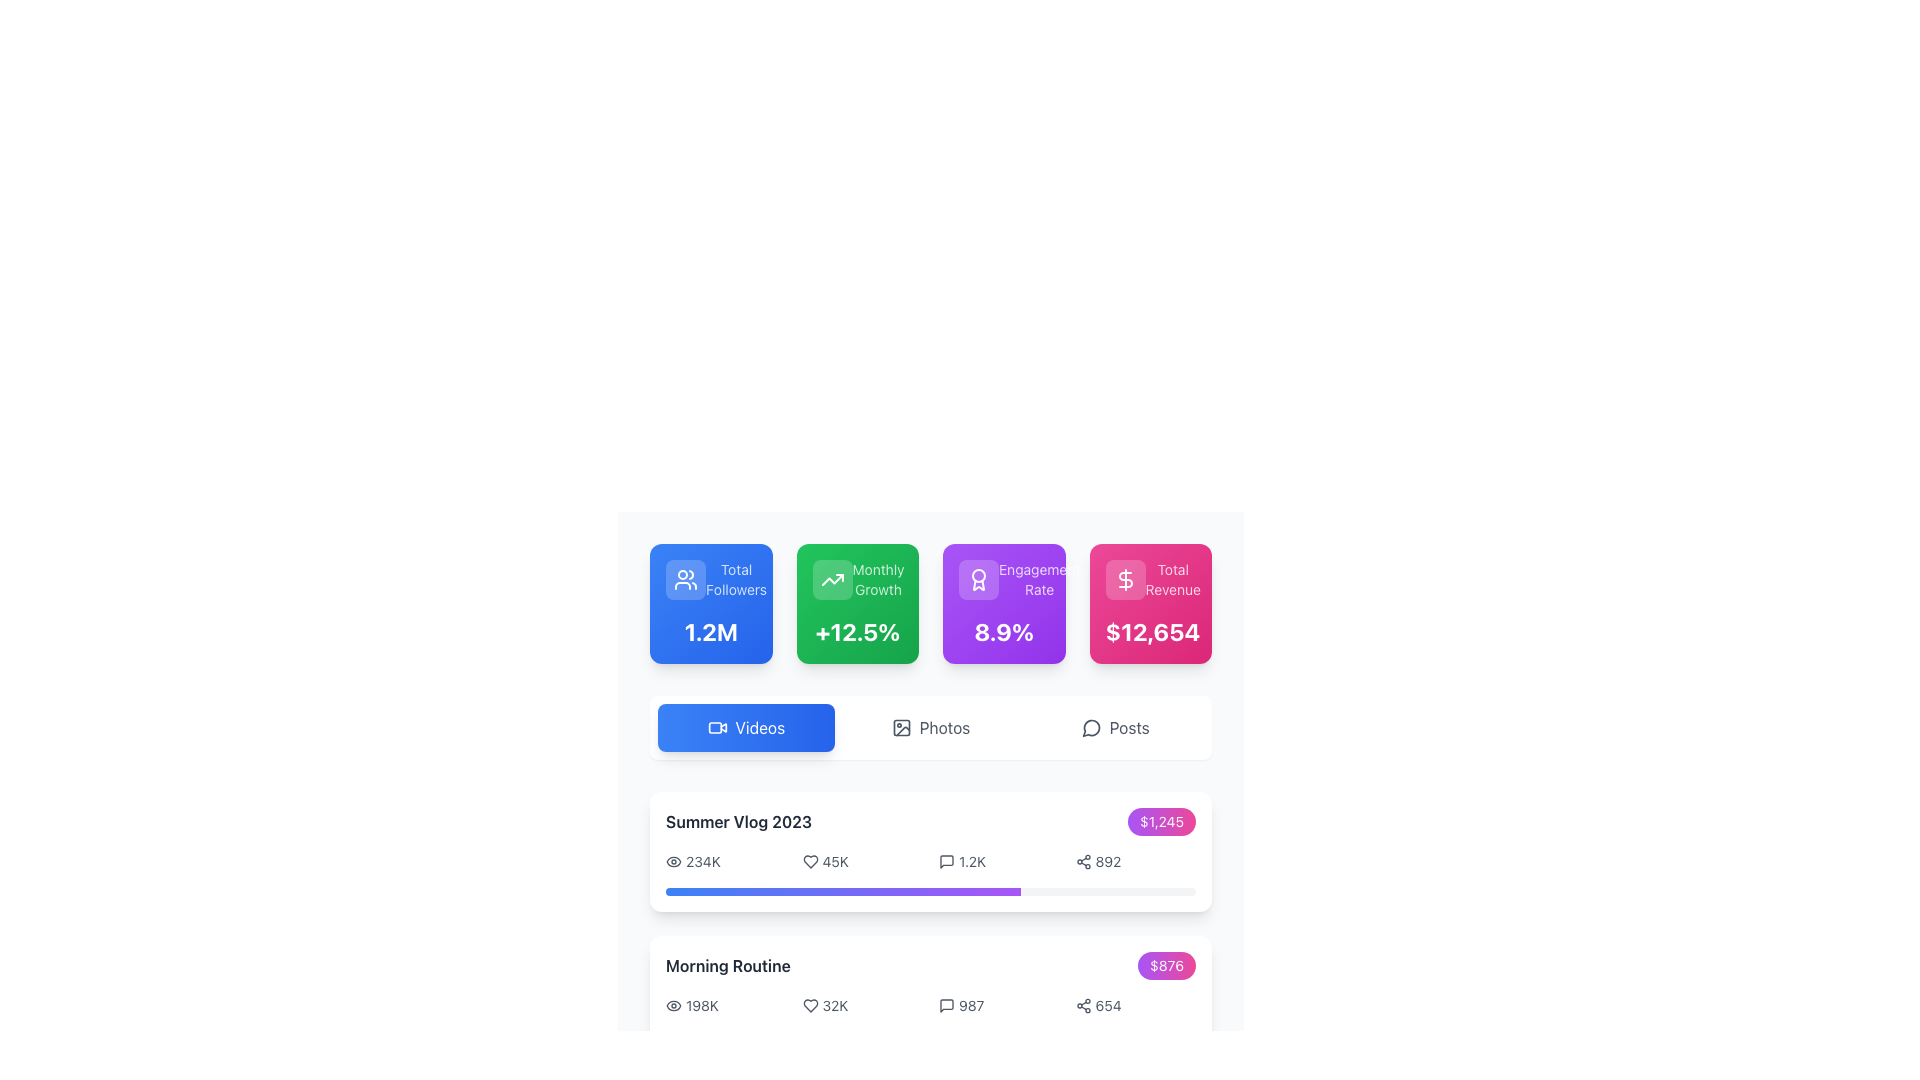  What do you see at coordinates (1082, 860) in the screenshot?
I see `the share icon located next to the number '892' in the statistics section for 'Summer Vlog 2023' to initiate a share action` at bounding box center [1082, 860].